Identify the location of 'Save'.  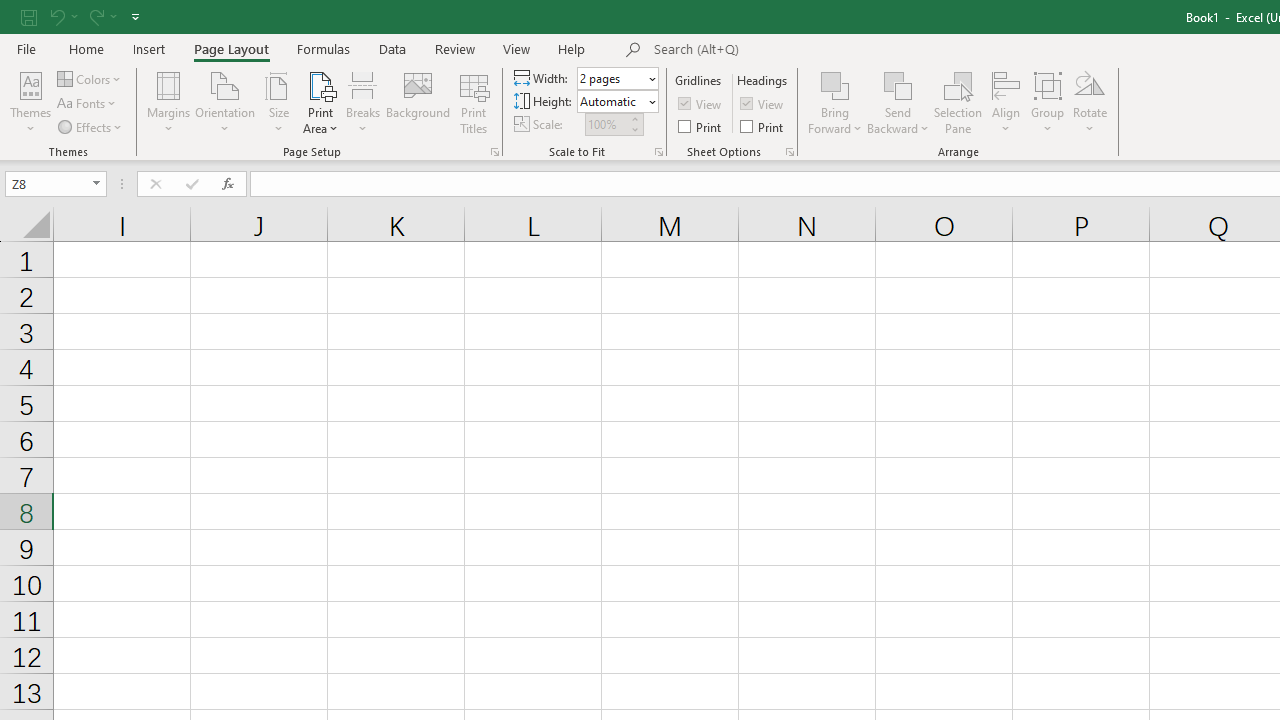
(29, 16).